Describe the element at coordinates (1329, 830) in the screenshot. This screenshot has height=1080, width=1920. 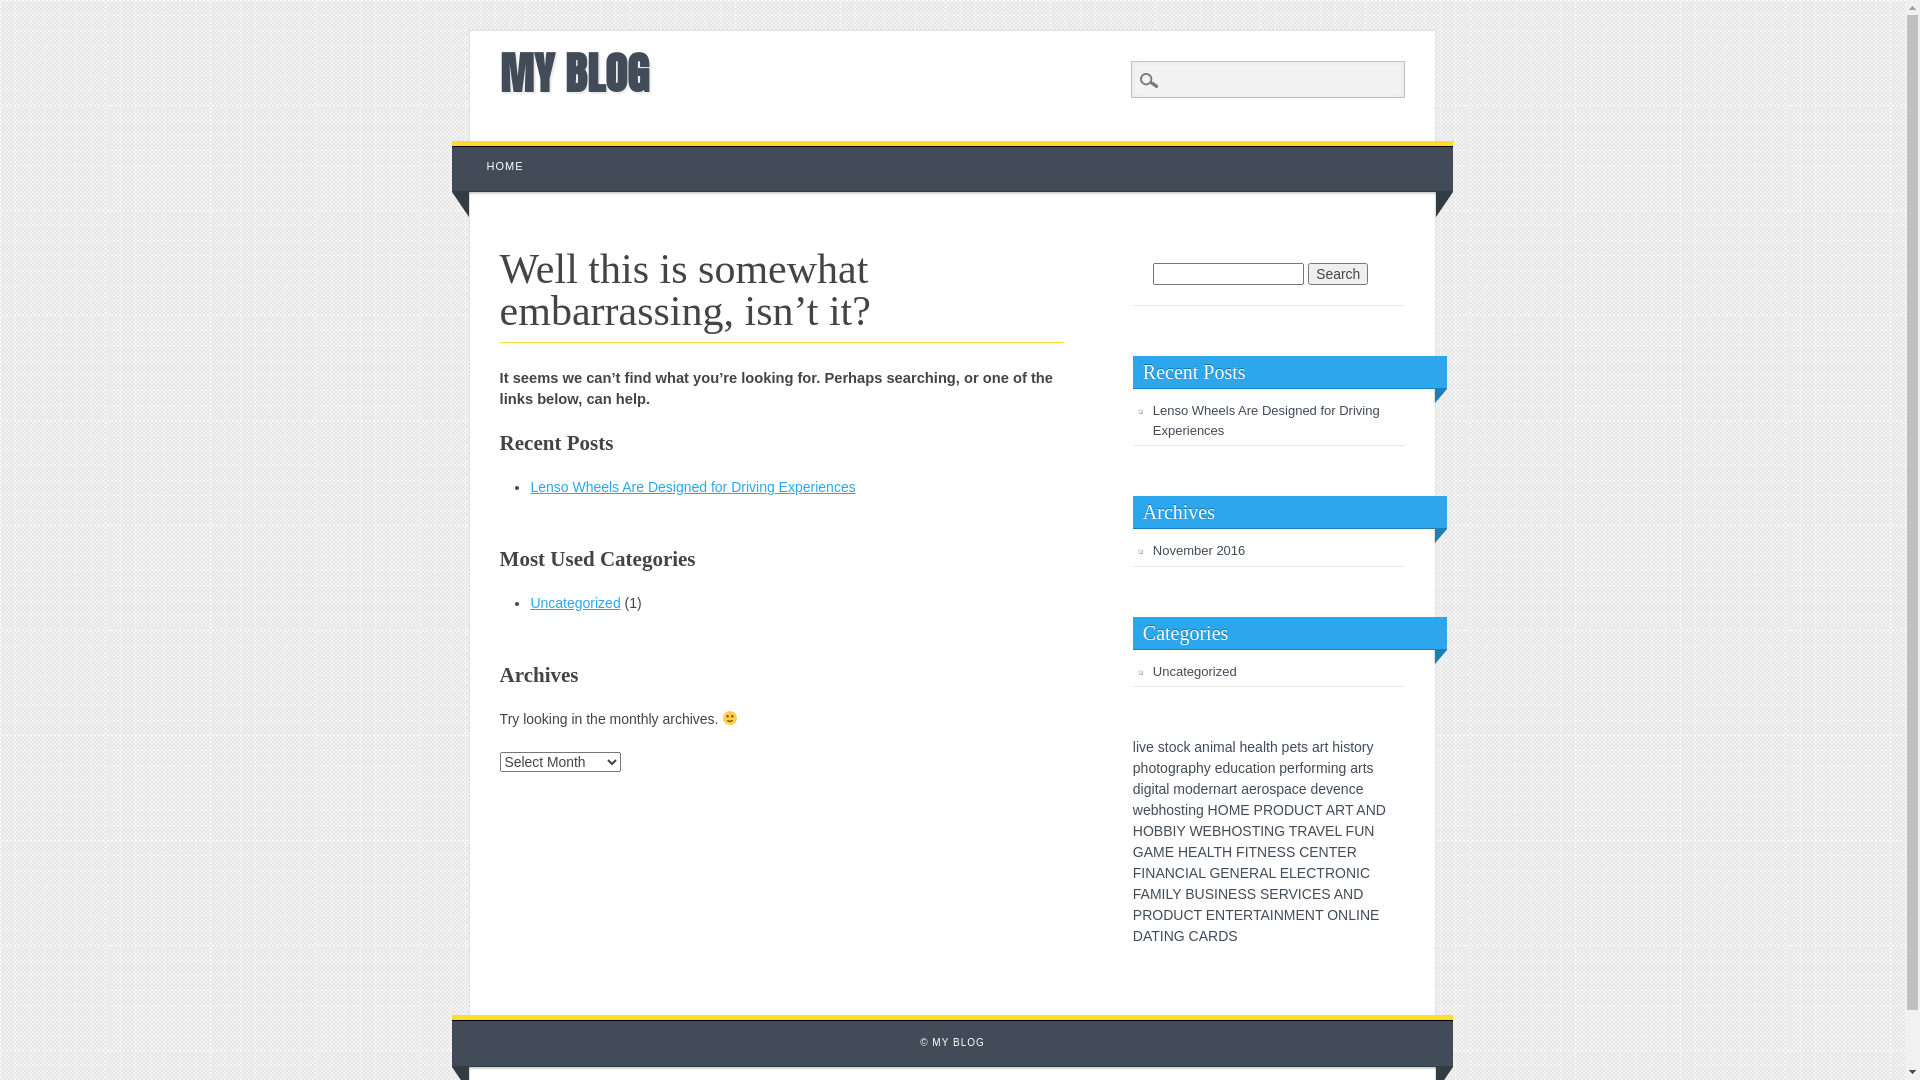
I see `'E'` at that location.